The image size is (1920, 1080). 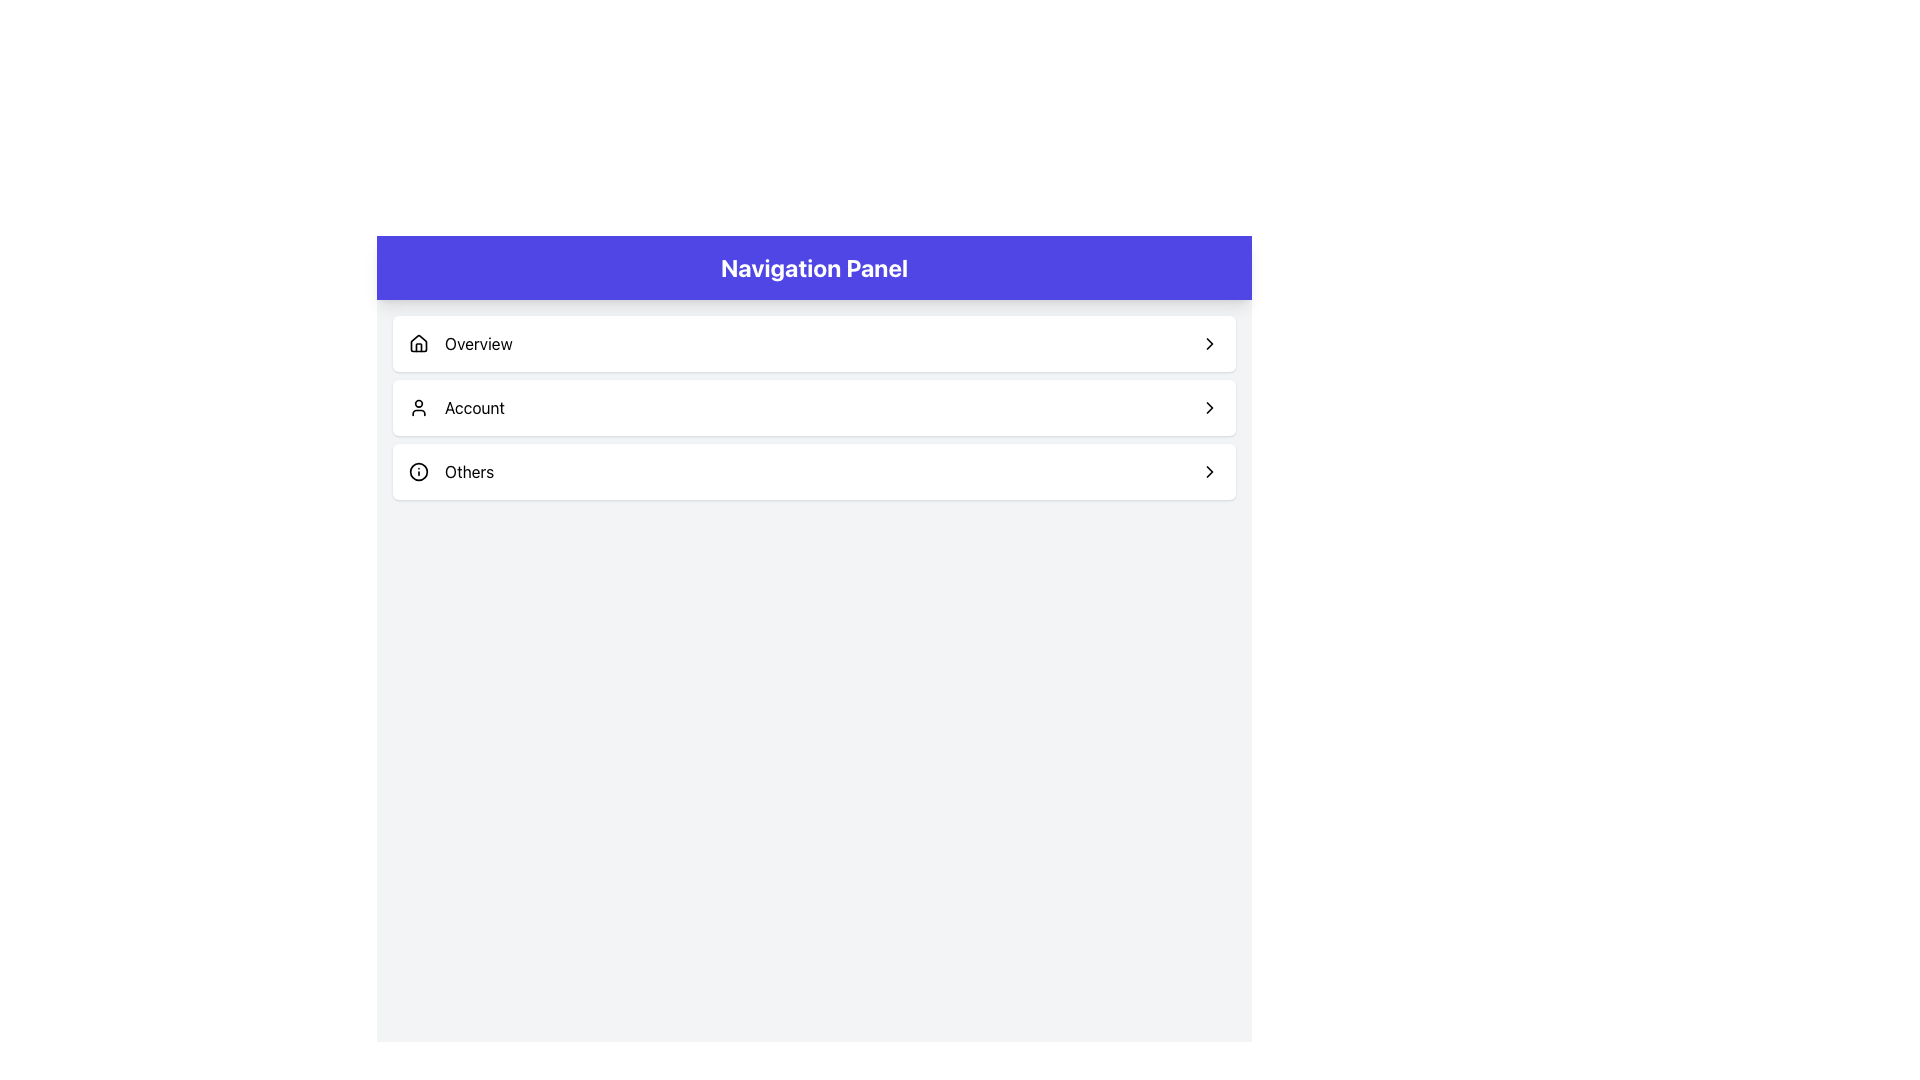 What do you see at coordinates (1208, 407) in the screenshot?
I see `the 'Account' icon, which indicates additional details or actions available for the account item, located to the far-right of the text label` at bounding box center [1208, 407].